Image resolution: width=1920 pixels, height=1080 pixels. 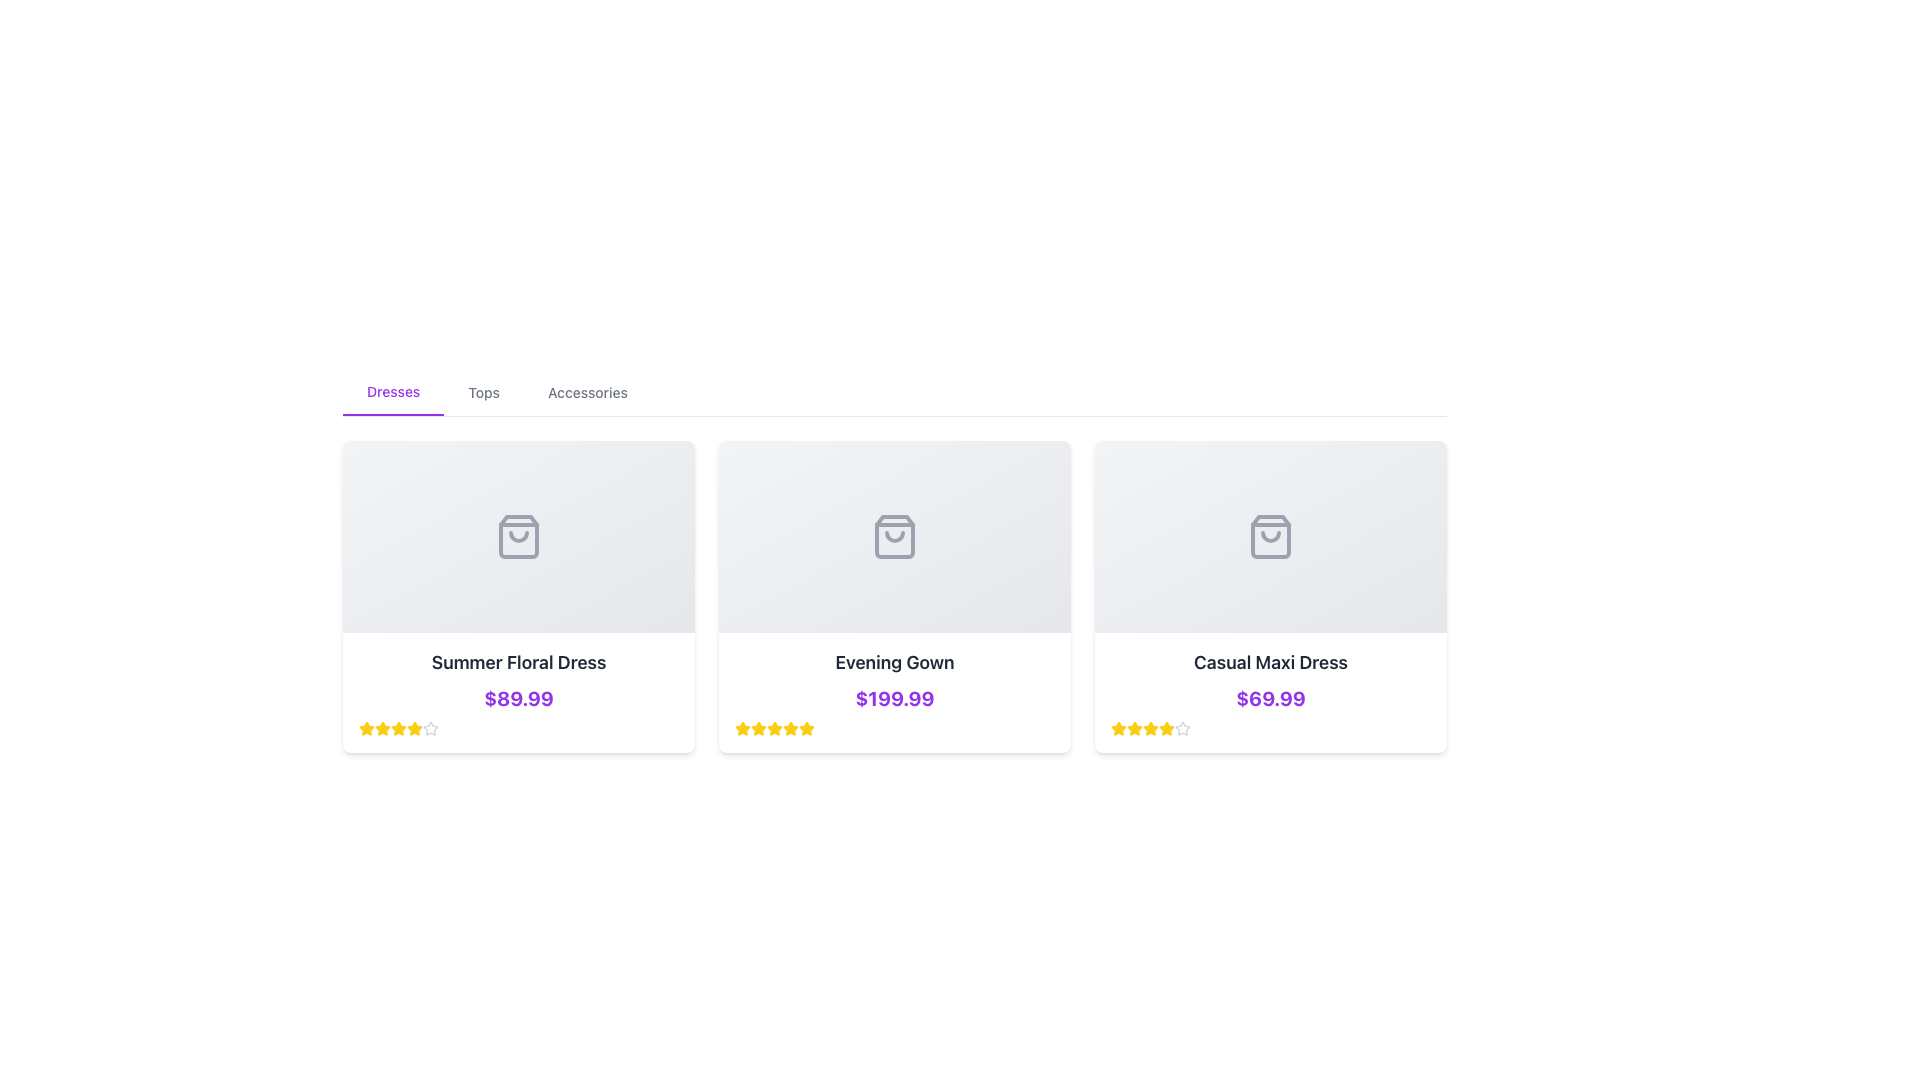 I want to click on the characteristics of the filled star icon representing the rating for the 'Casual Maxi Dress' located in the second column of the star rating system, which is the third star from the left, so click(x=1134, y=729).